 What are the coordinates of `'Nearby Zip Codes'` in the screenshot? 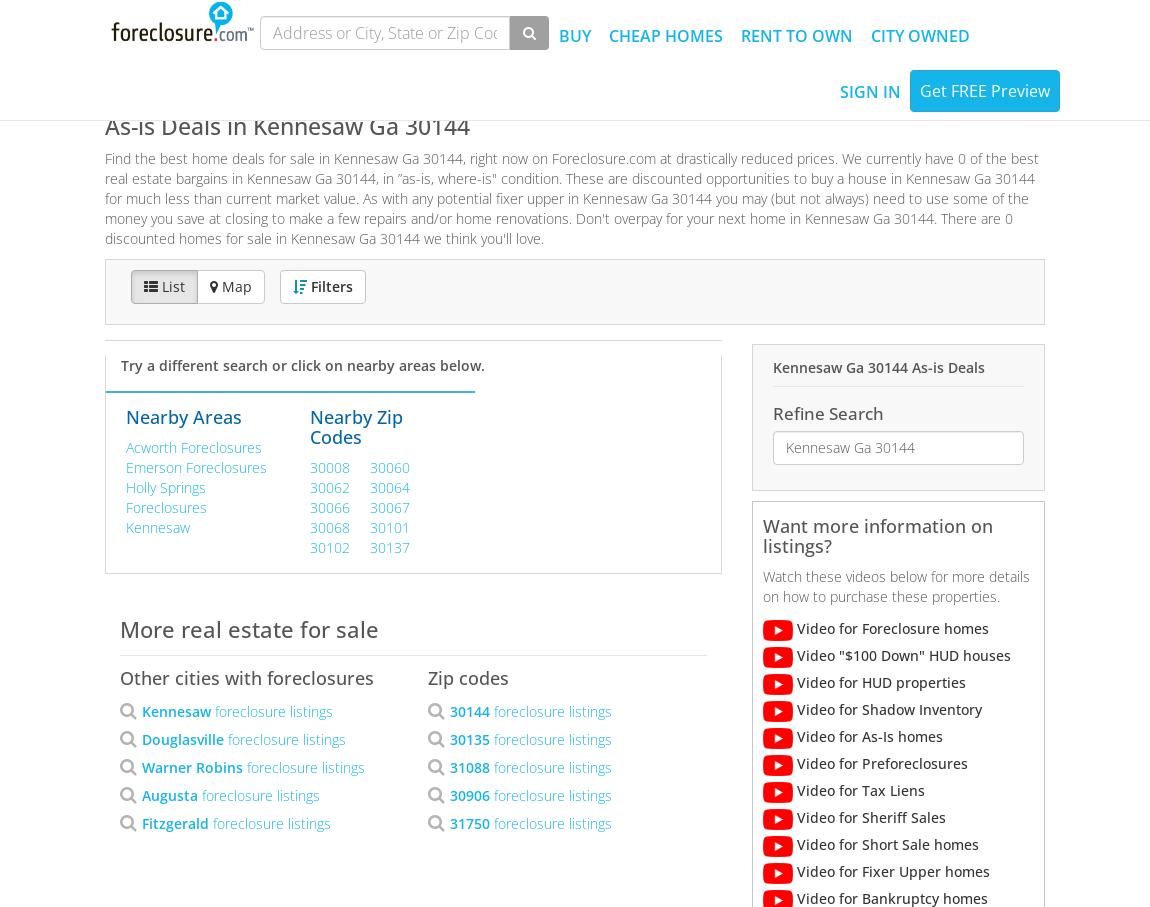 It's located at (310, 426).